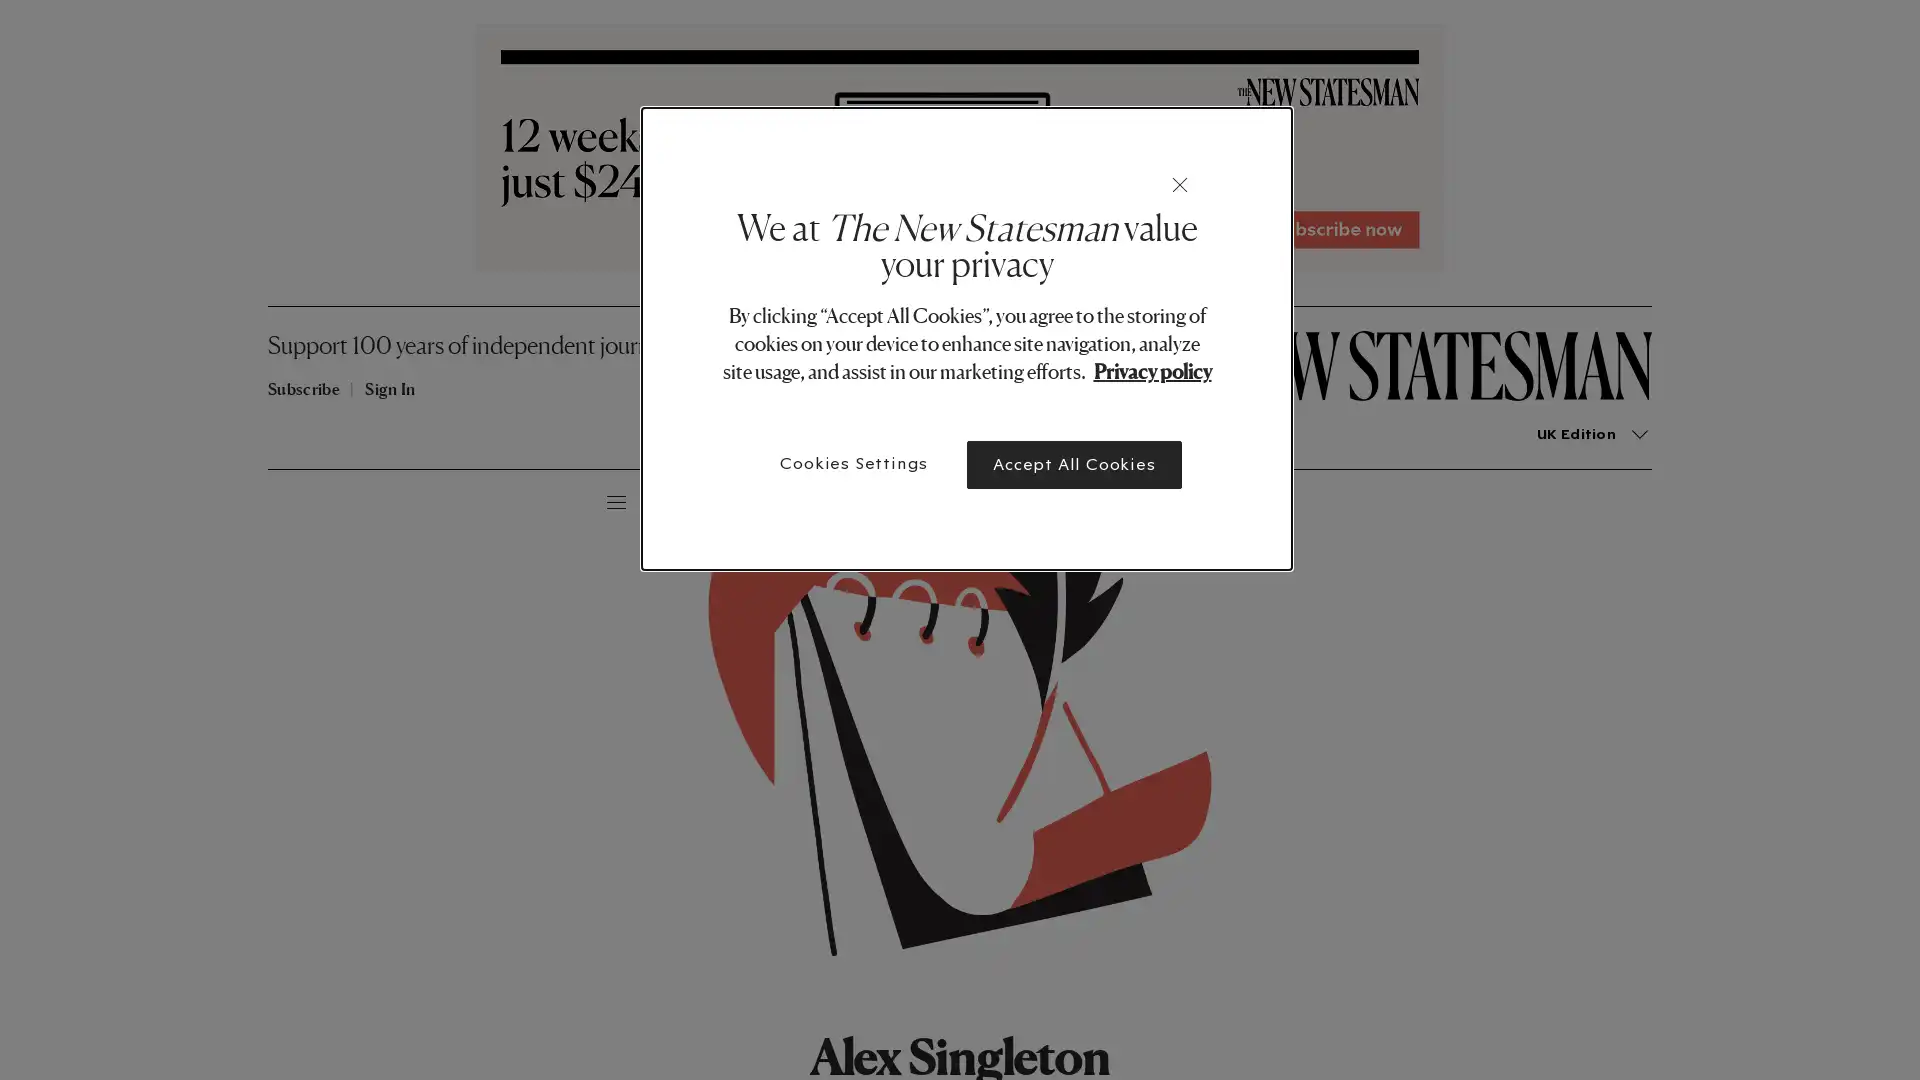 The image size is (1920, 1080). Describe the element at coordinates (406, 499) in the screenshot. I see `Search` at that location.